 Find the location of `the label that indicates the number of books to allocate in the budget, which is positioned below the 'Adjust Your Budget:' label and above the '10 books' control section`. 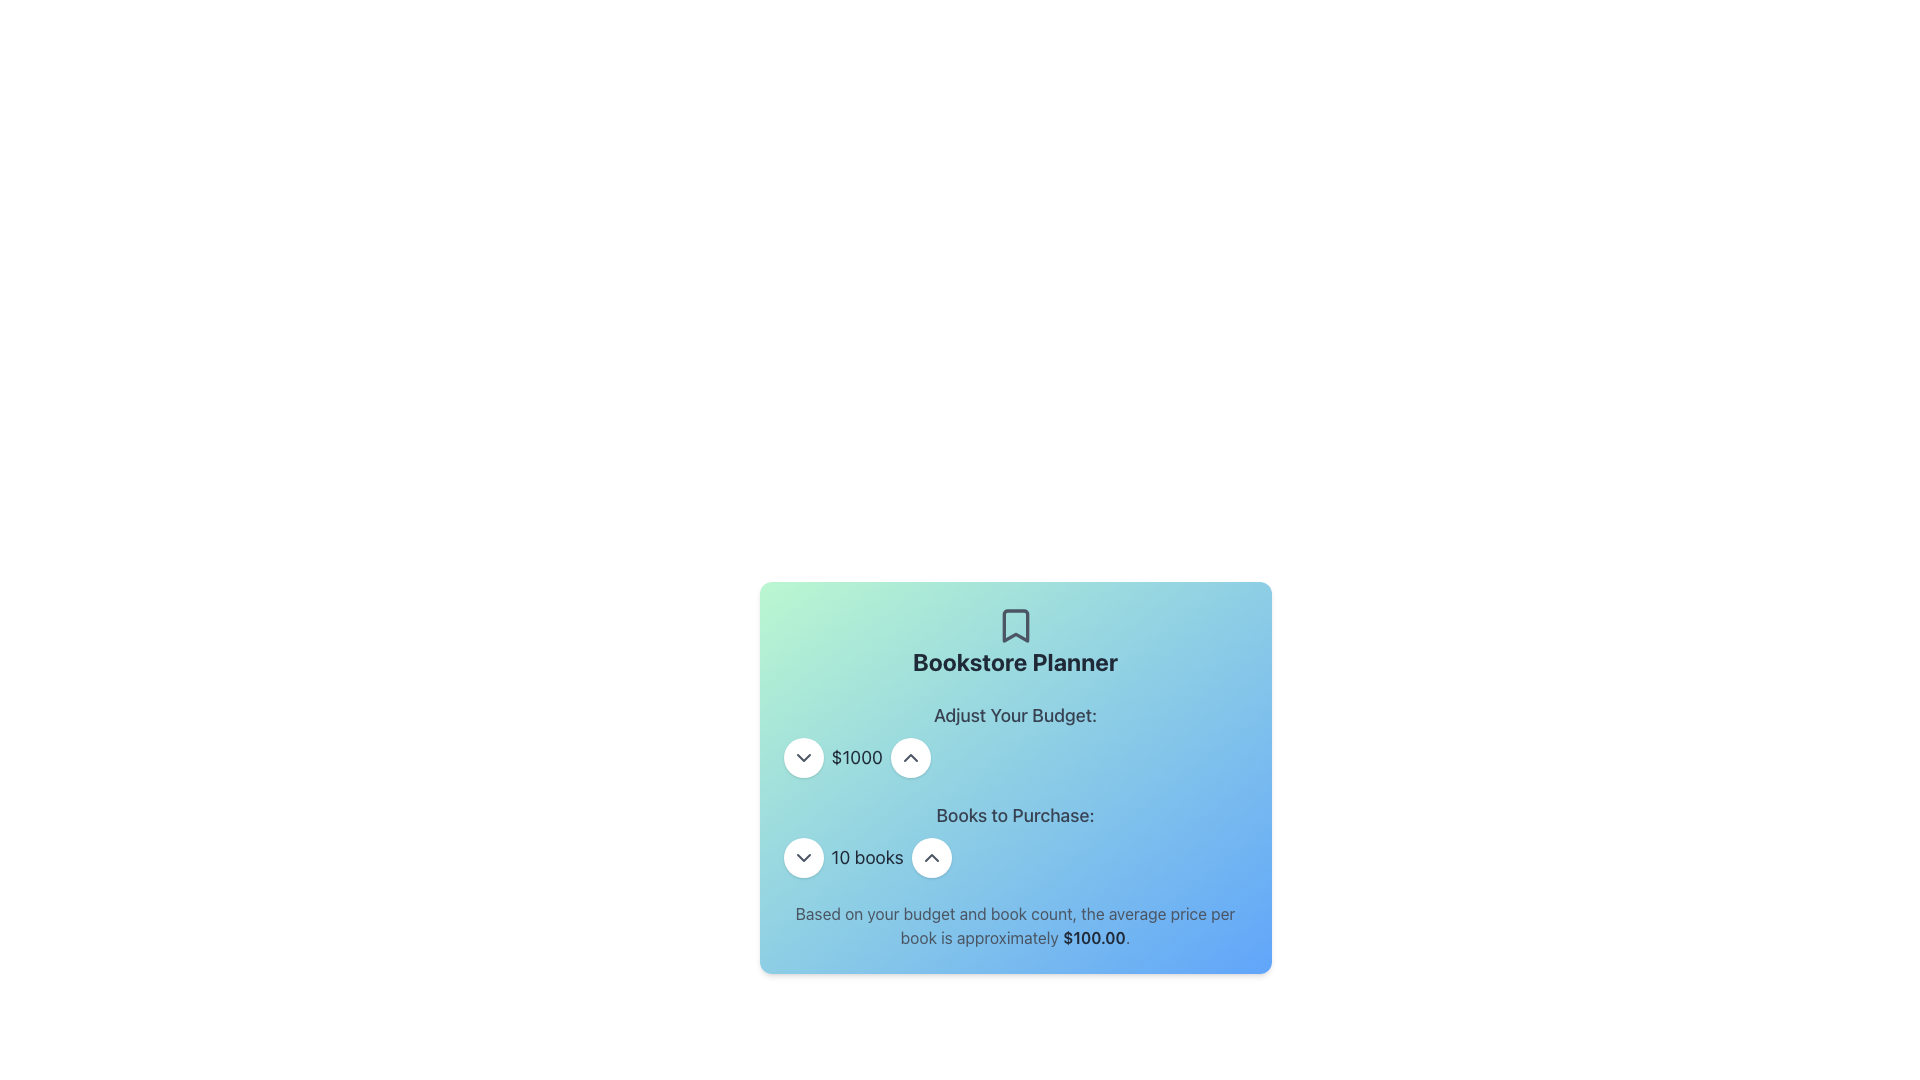

the label that indicates the number of books to allocate in the budget, which is positioned below the 'Adjust Your Budget:' label and above the '10 books' control section is located at coordinates (1015, 816).